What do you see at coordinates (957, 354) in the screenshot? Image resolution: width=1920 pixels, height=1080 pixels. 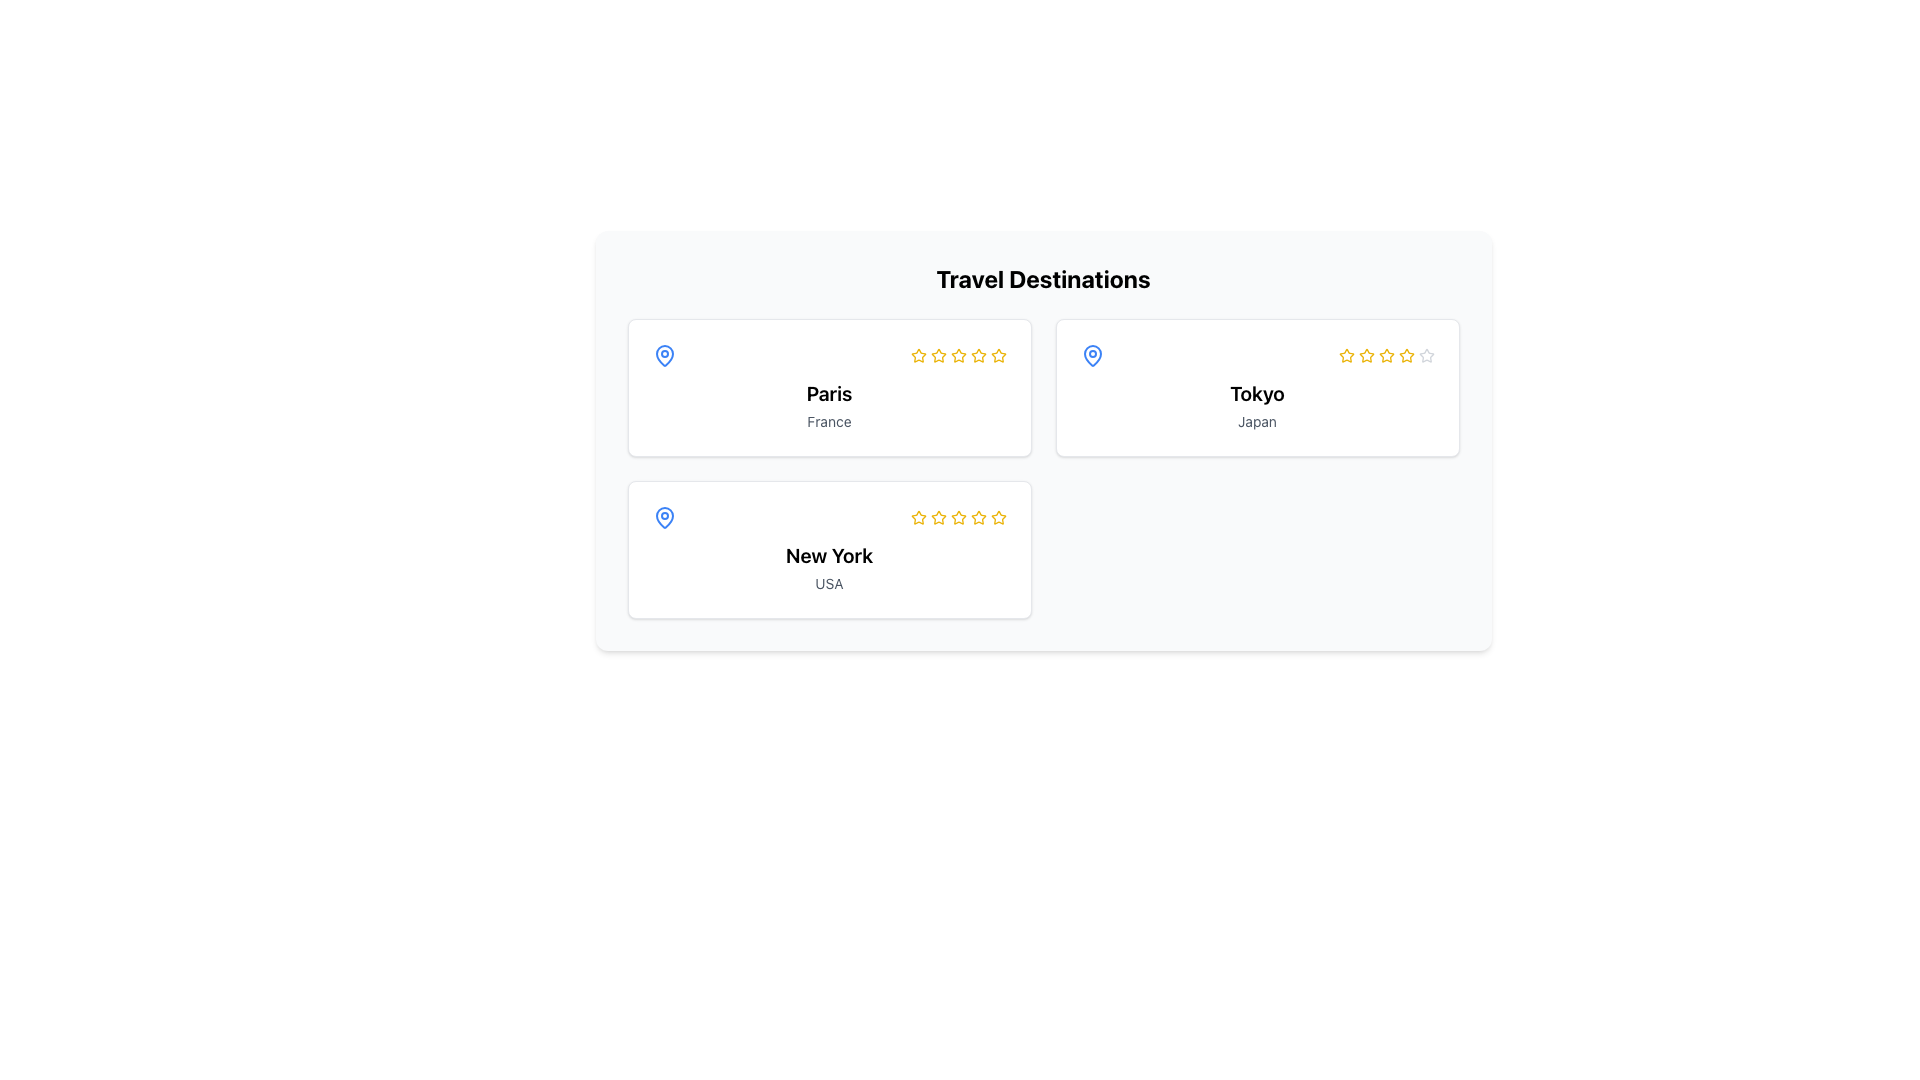 I see `the third star icon` at bounding box center [957, 354].